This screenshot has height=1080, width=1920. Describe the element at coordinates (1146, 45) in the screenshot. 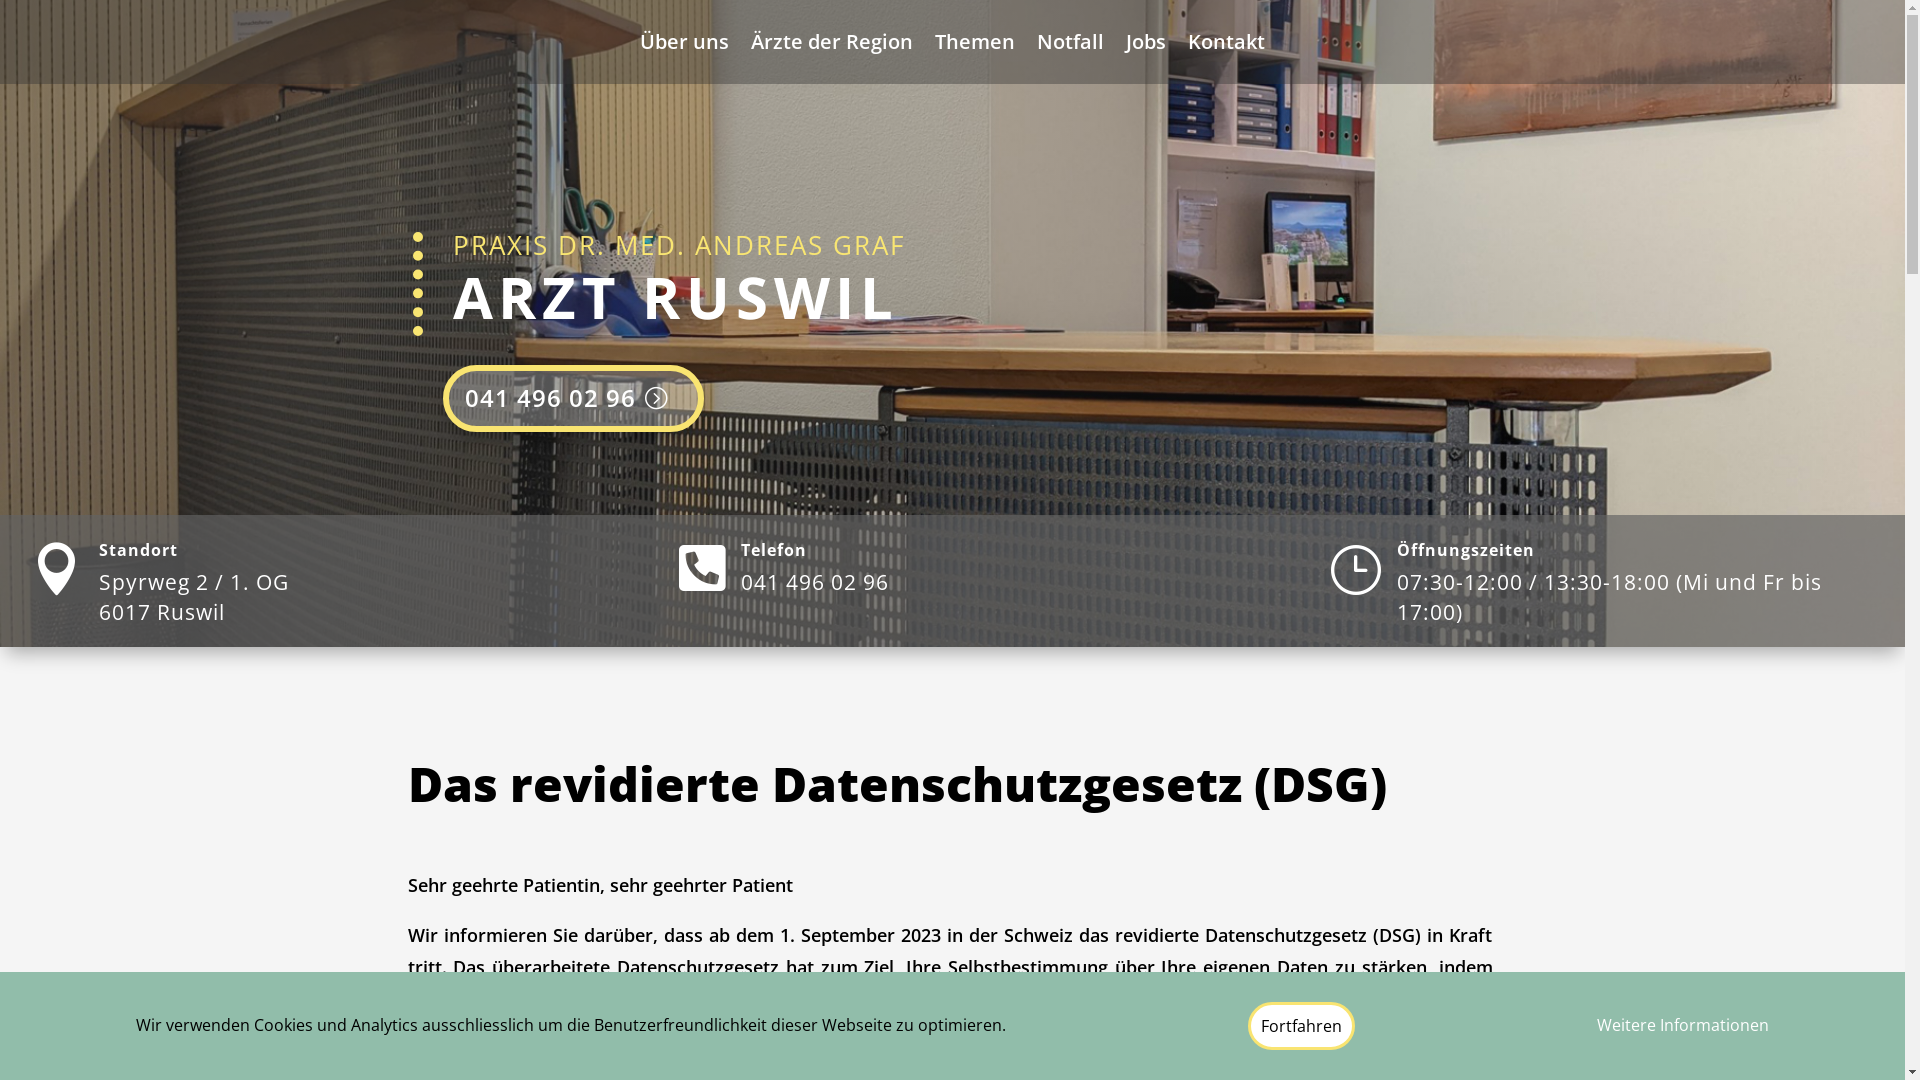

I see `'Jobs'` at that location.